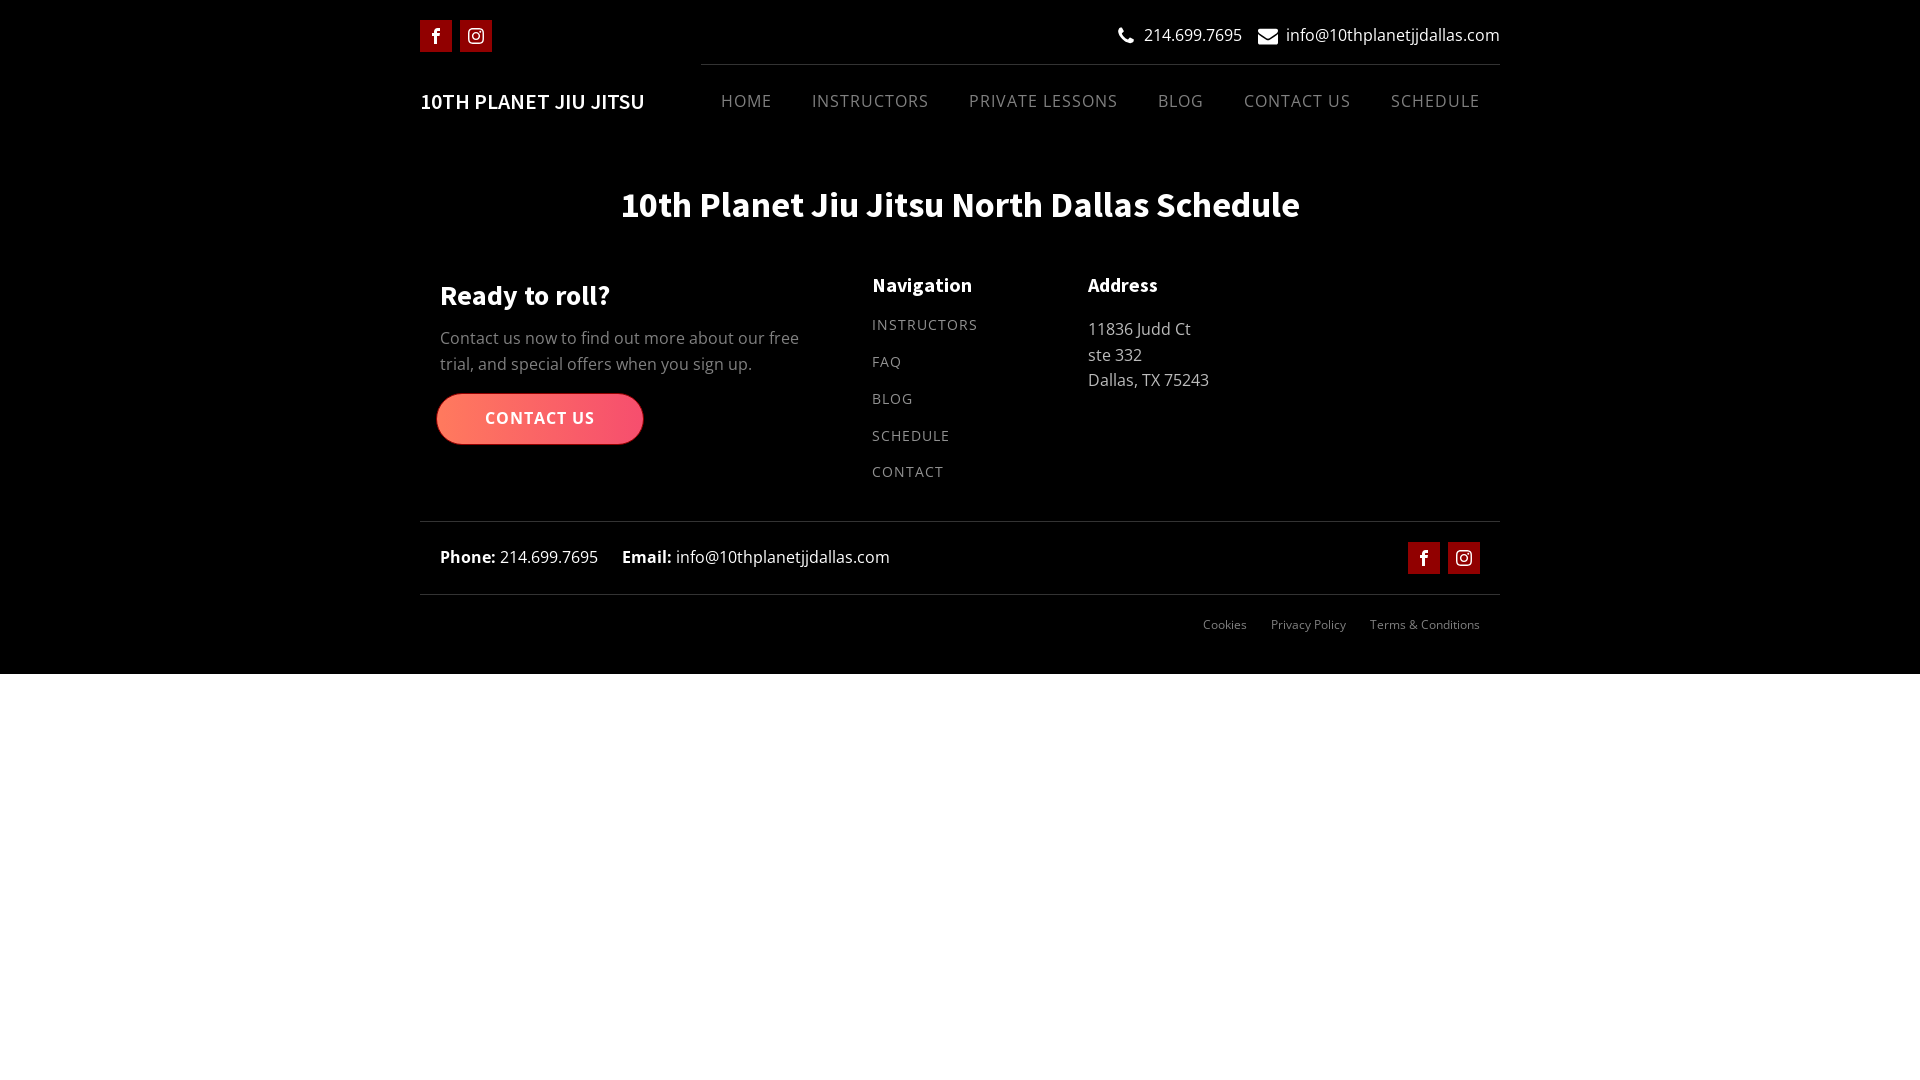  Describe the element at coordinates (1424, 623) in the screenshot. I see `'Terms & Conditions'` at that location.